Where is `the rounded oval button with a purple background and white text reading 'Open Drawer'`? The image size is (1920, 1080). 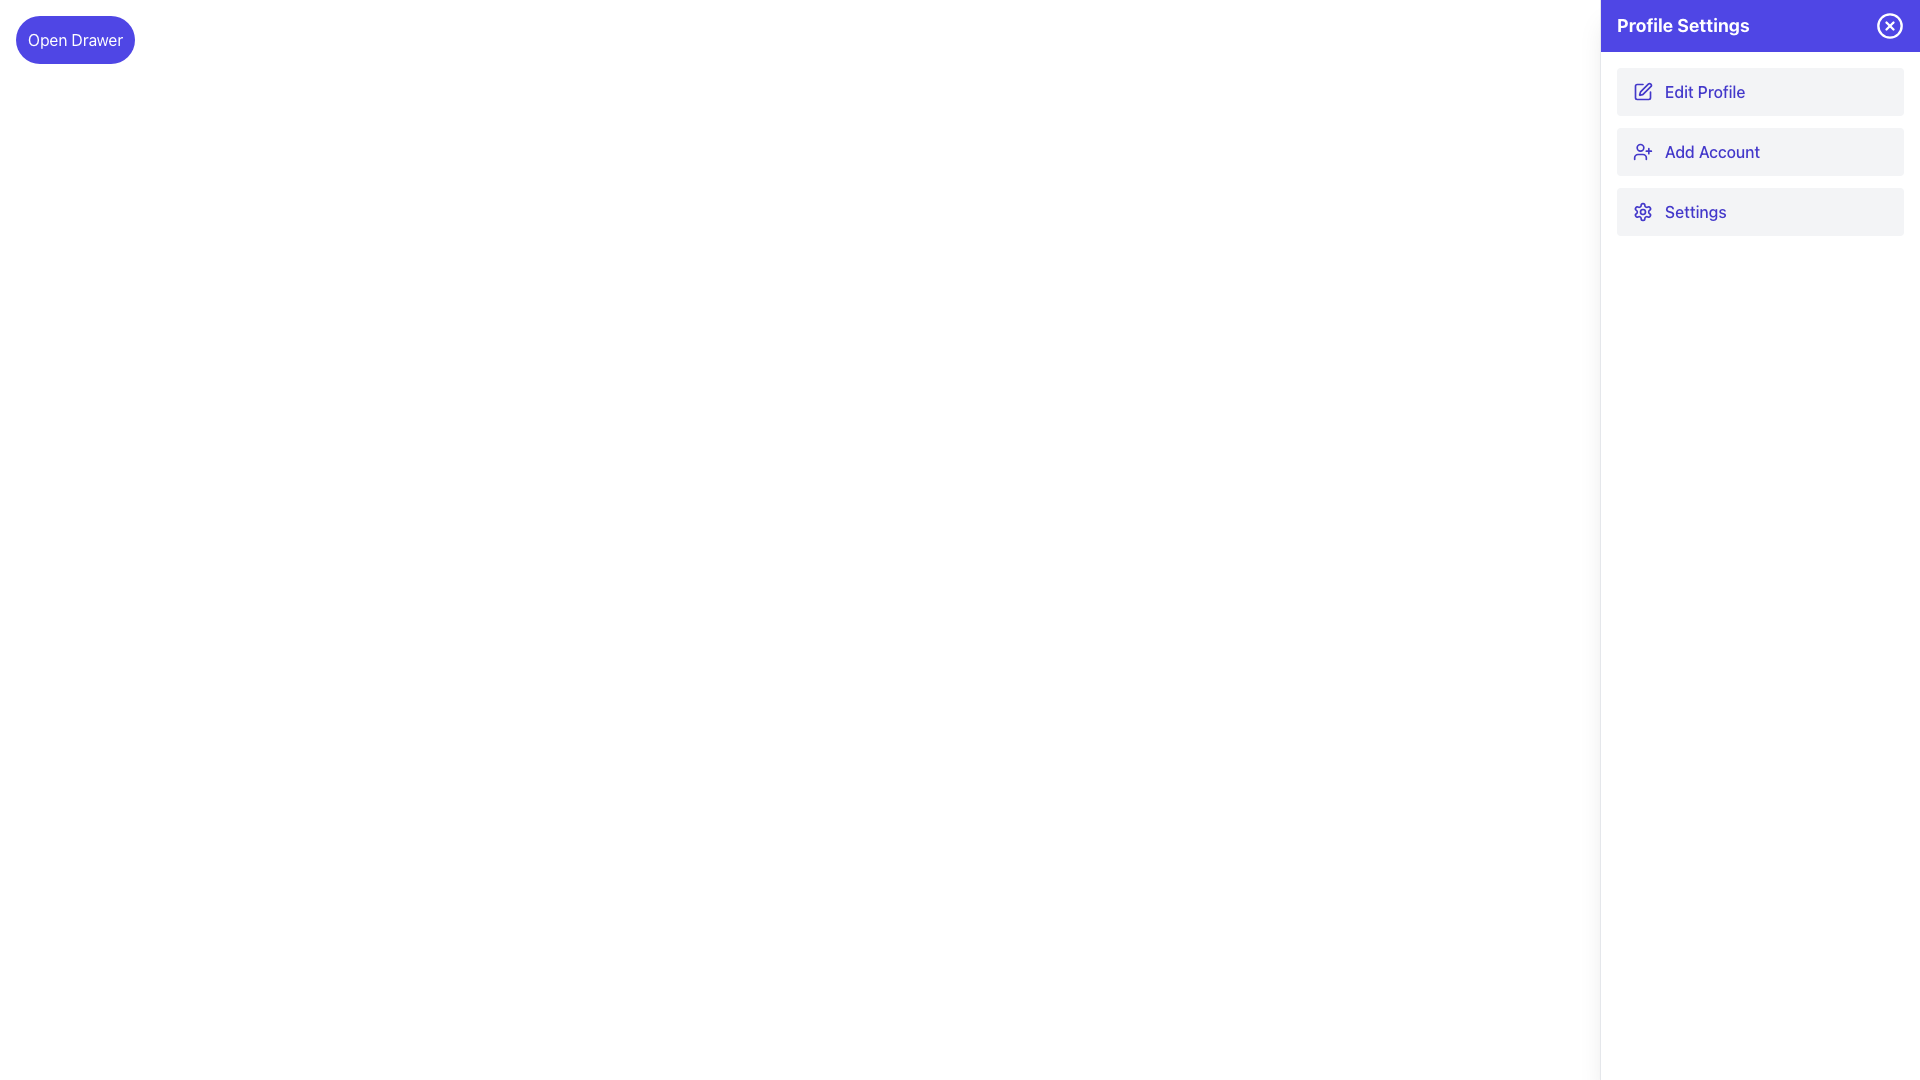 the rounded oval button with a purple background and white text reading 'Open Drawer' is located at coordinates (75, 39).